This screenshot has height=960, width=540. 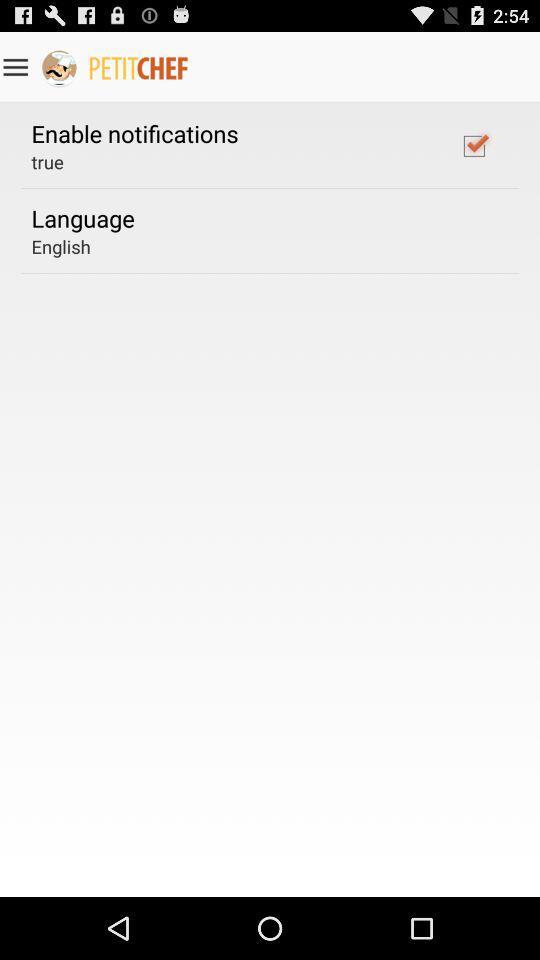 What do you see at coordinates (135, 132) in the screenshot?
I see `the item above true app` at bounding box center [135, 132].